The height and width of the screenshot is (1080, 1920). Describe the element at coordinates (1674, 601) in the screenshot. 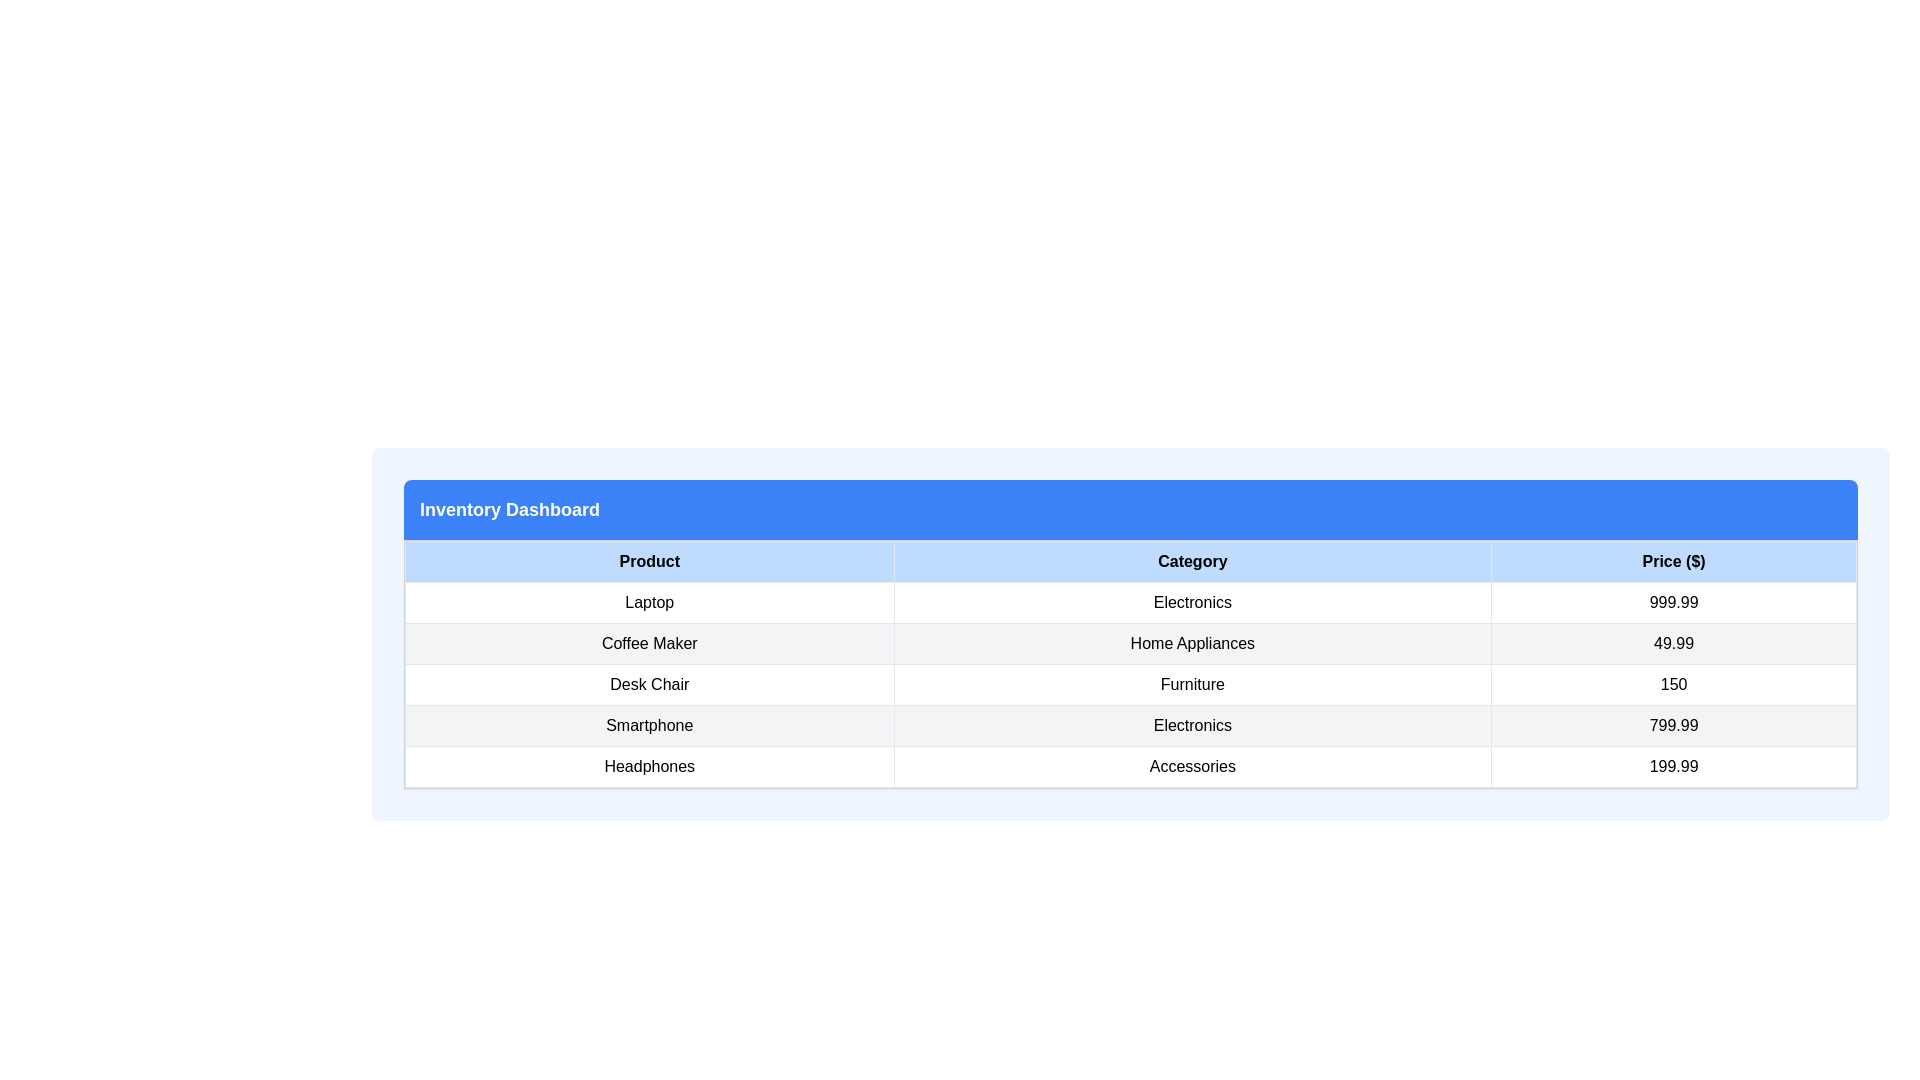

I see `the numeric value '999.99' in the third column of the first data row under the header 'Price ($)' in the table` at that location.